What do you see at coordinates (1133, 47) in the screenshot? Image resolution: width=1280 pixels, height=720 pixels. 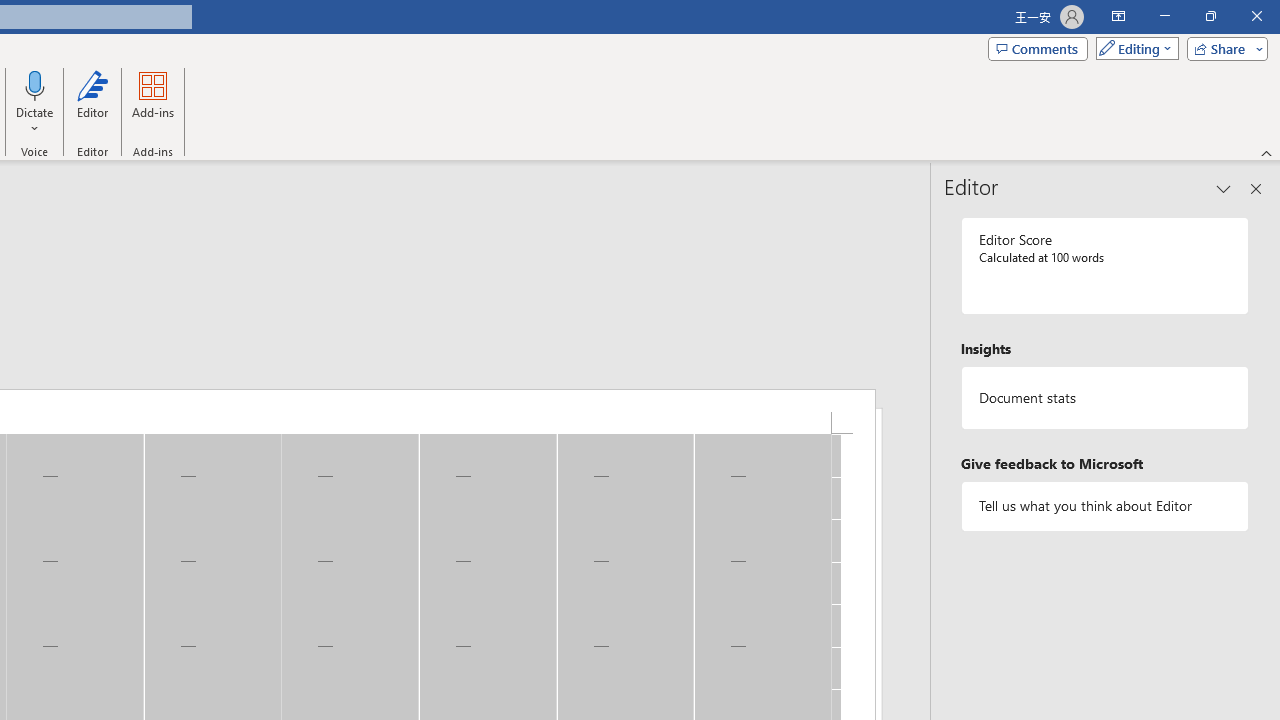 I see `'Mode'` at bounding box center [1133, 47].